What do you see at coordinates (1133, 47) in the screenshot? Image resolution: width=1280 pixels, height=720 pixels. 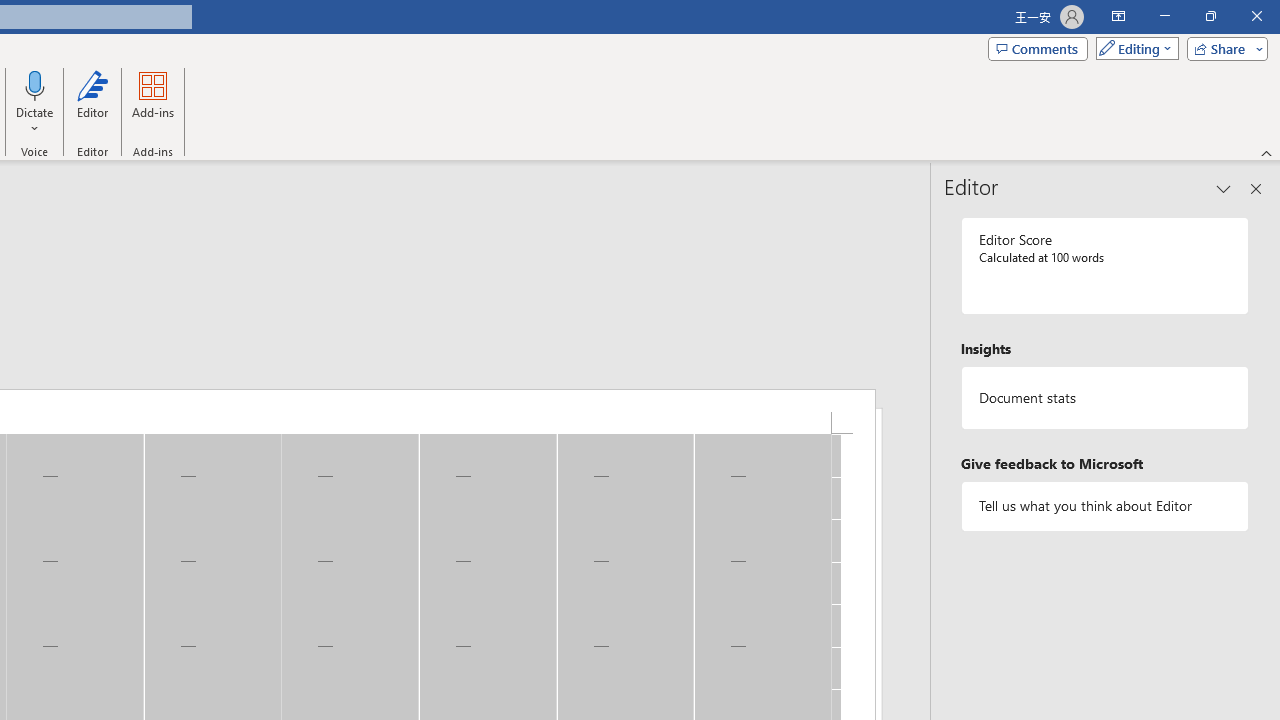 I see `'Mode'` at bounding box center [1133, 47].